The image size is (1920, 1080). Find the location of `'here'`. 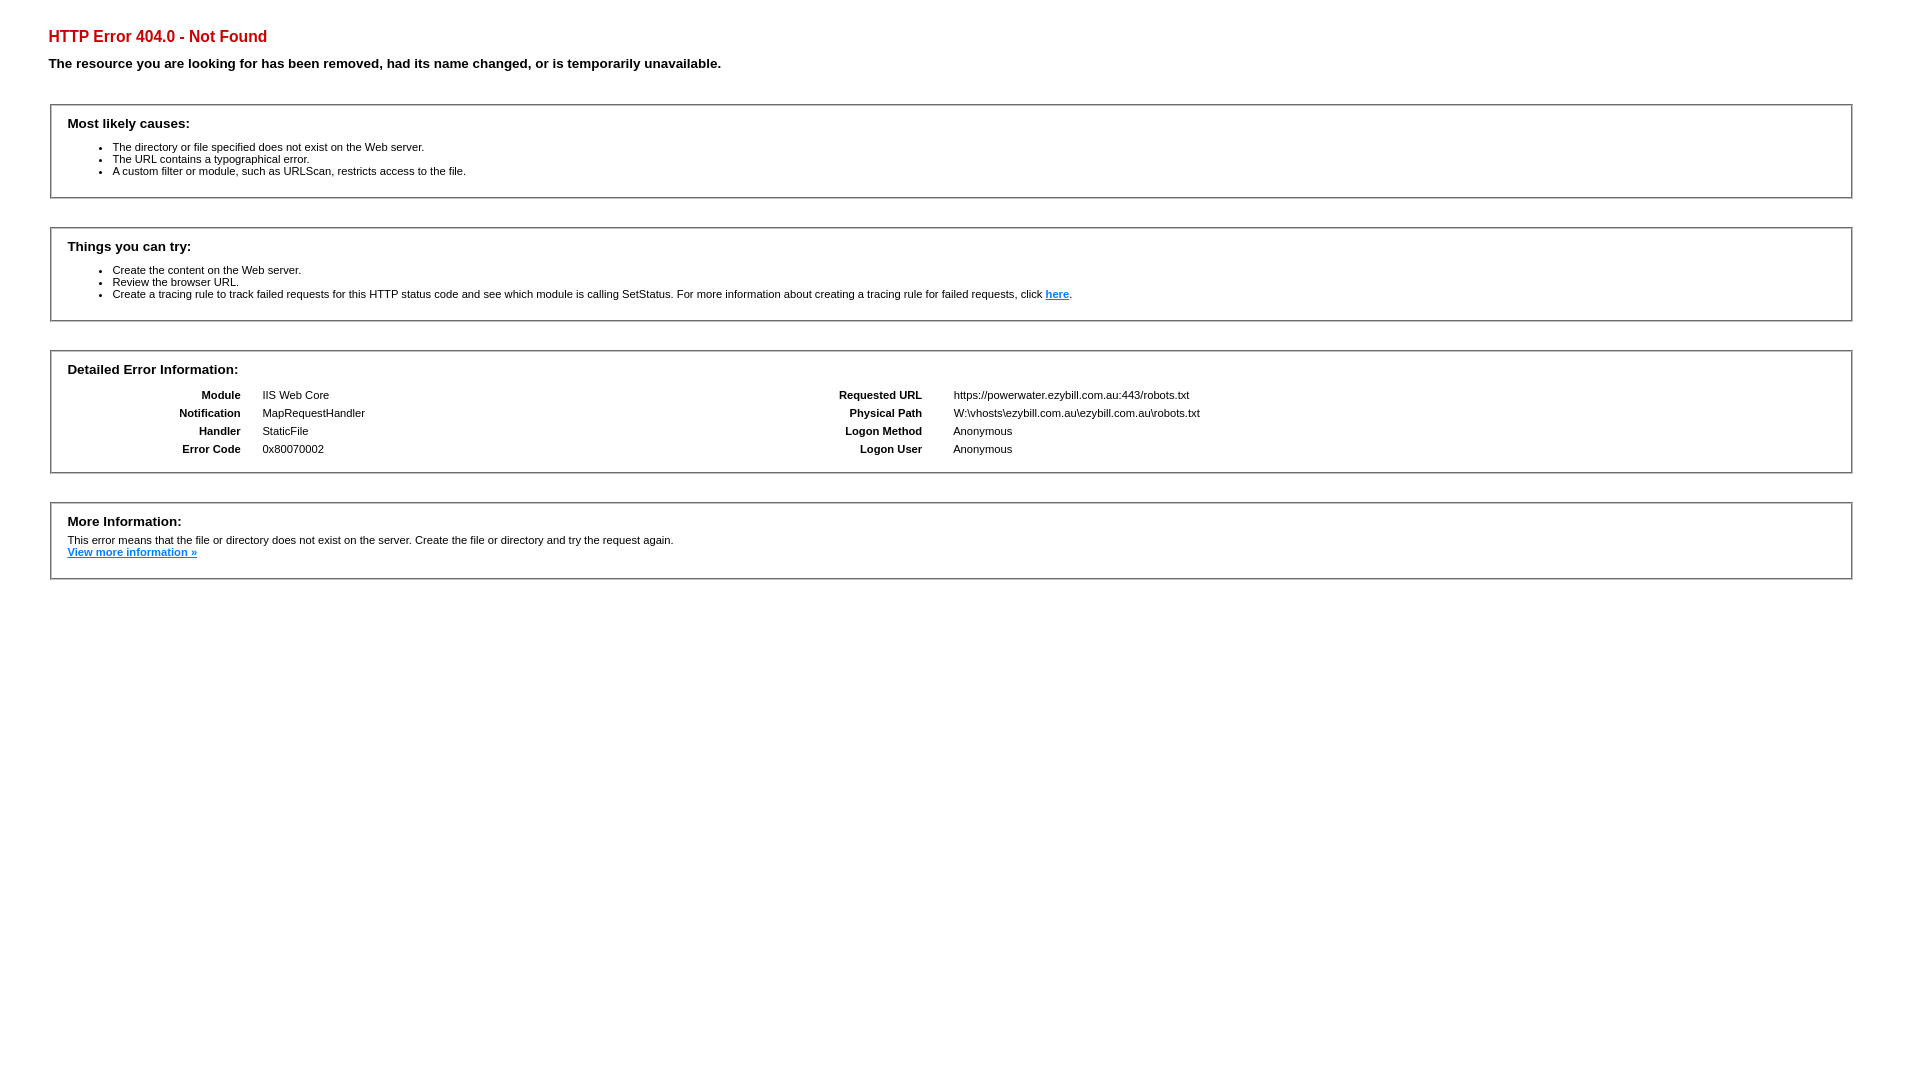

'here' is located at coordinates (1045, 293).